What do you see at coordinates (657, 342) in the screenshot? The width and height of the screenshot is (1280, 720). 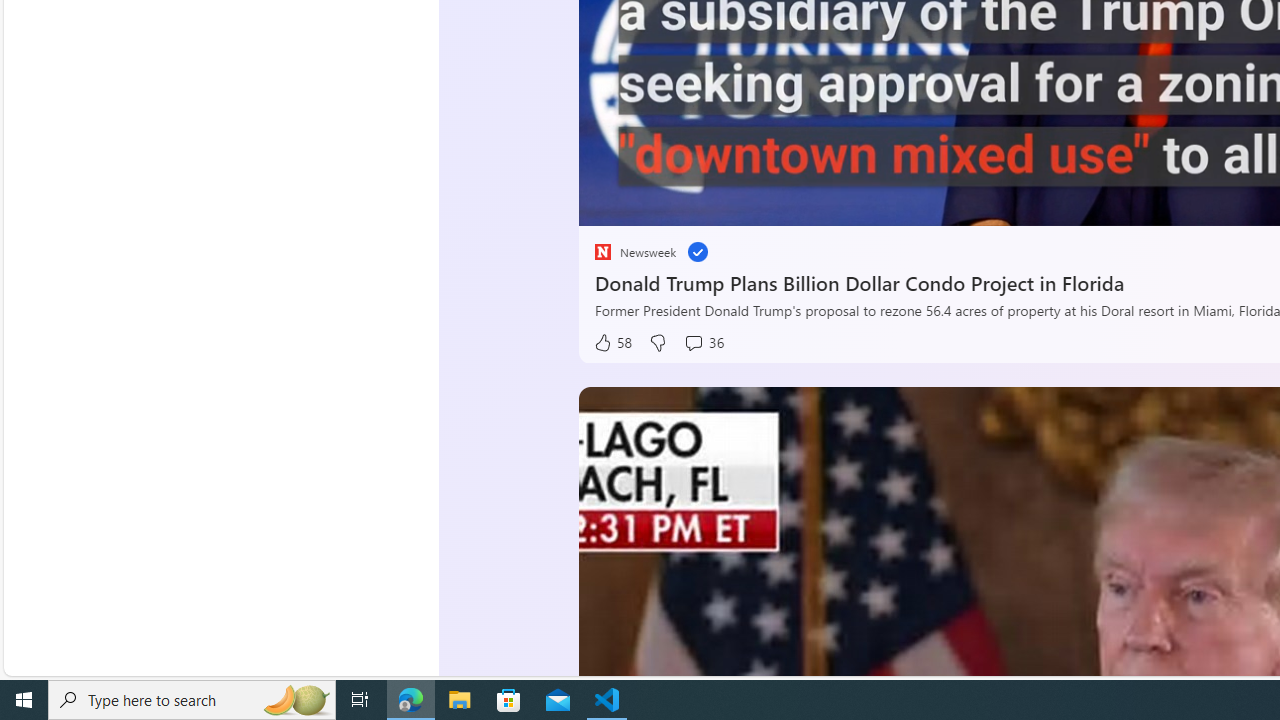 I see `'Dislike'` at bounding box center [657, 342].